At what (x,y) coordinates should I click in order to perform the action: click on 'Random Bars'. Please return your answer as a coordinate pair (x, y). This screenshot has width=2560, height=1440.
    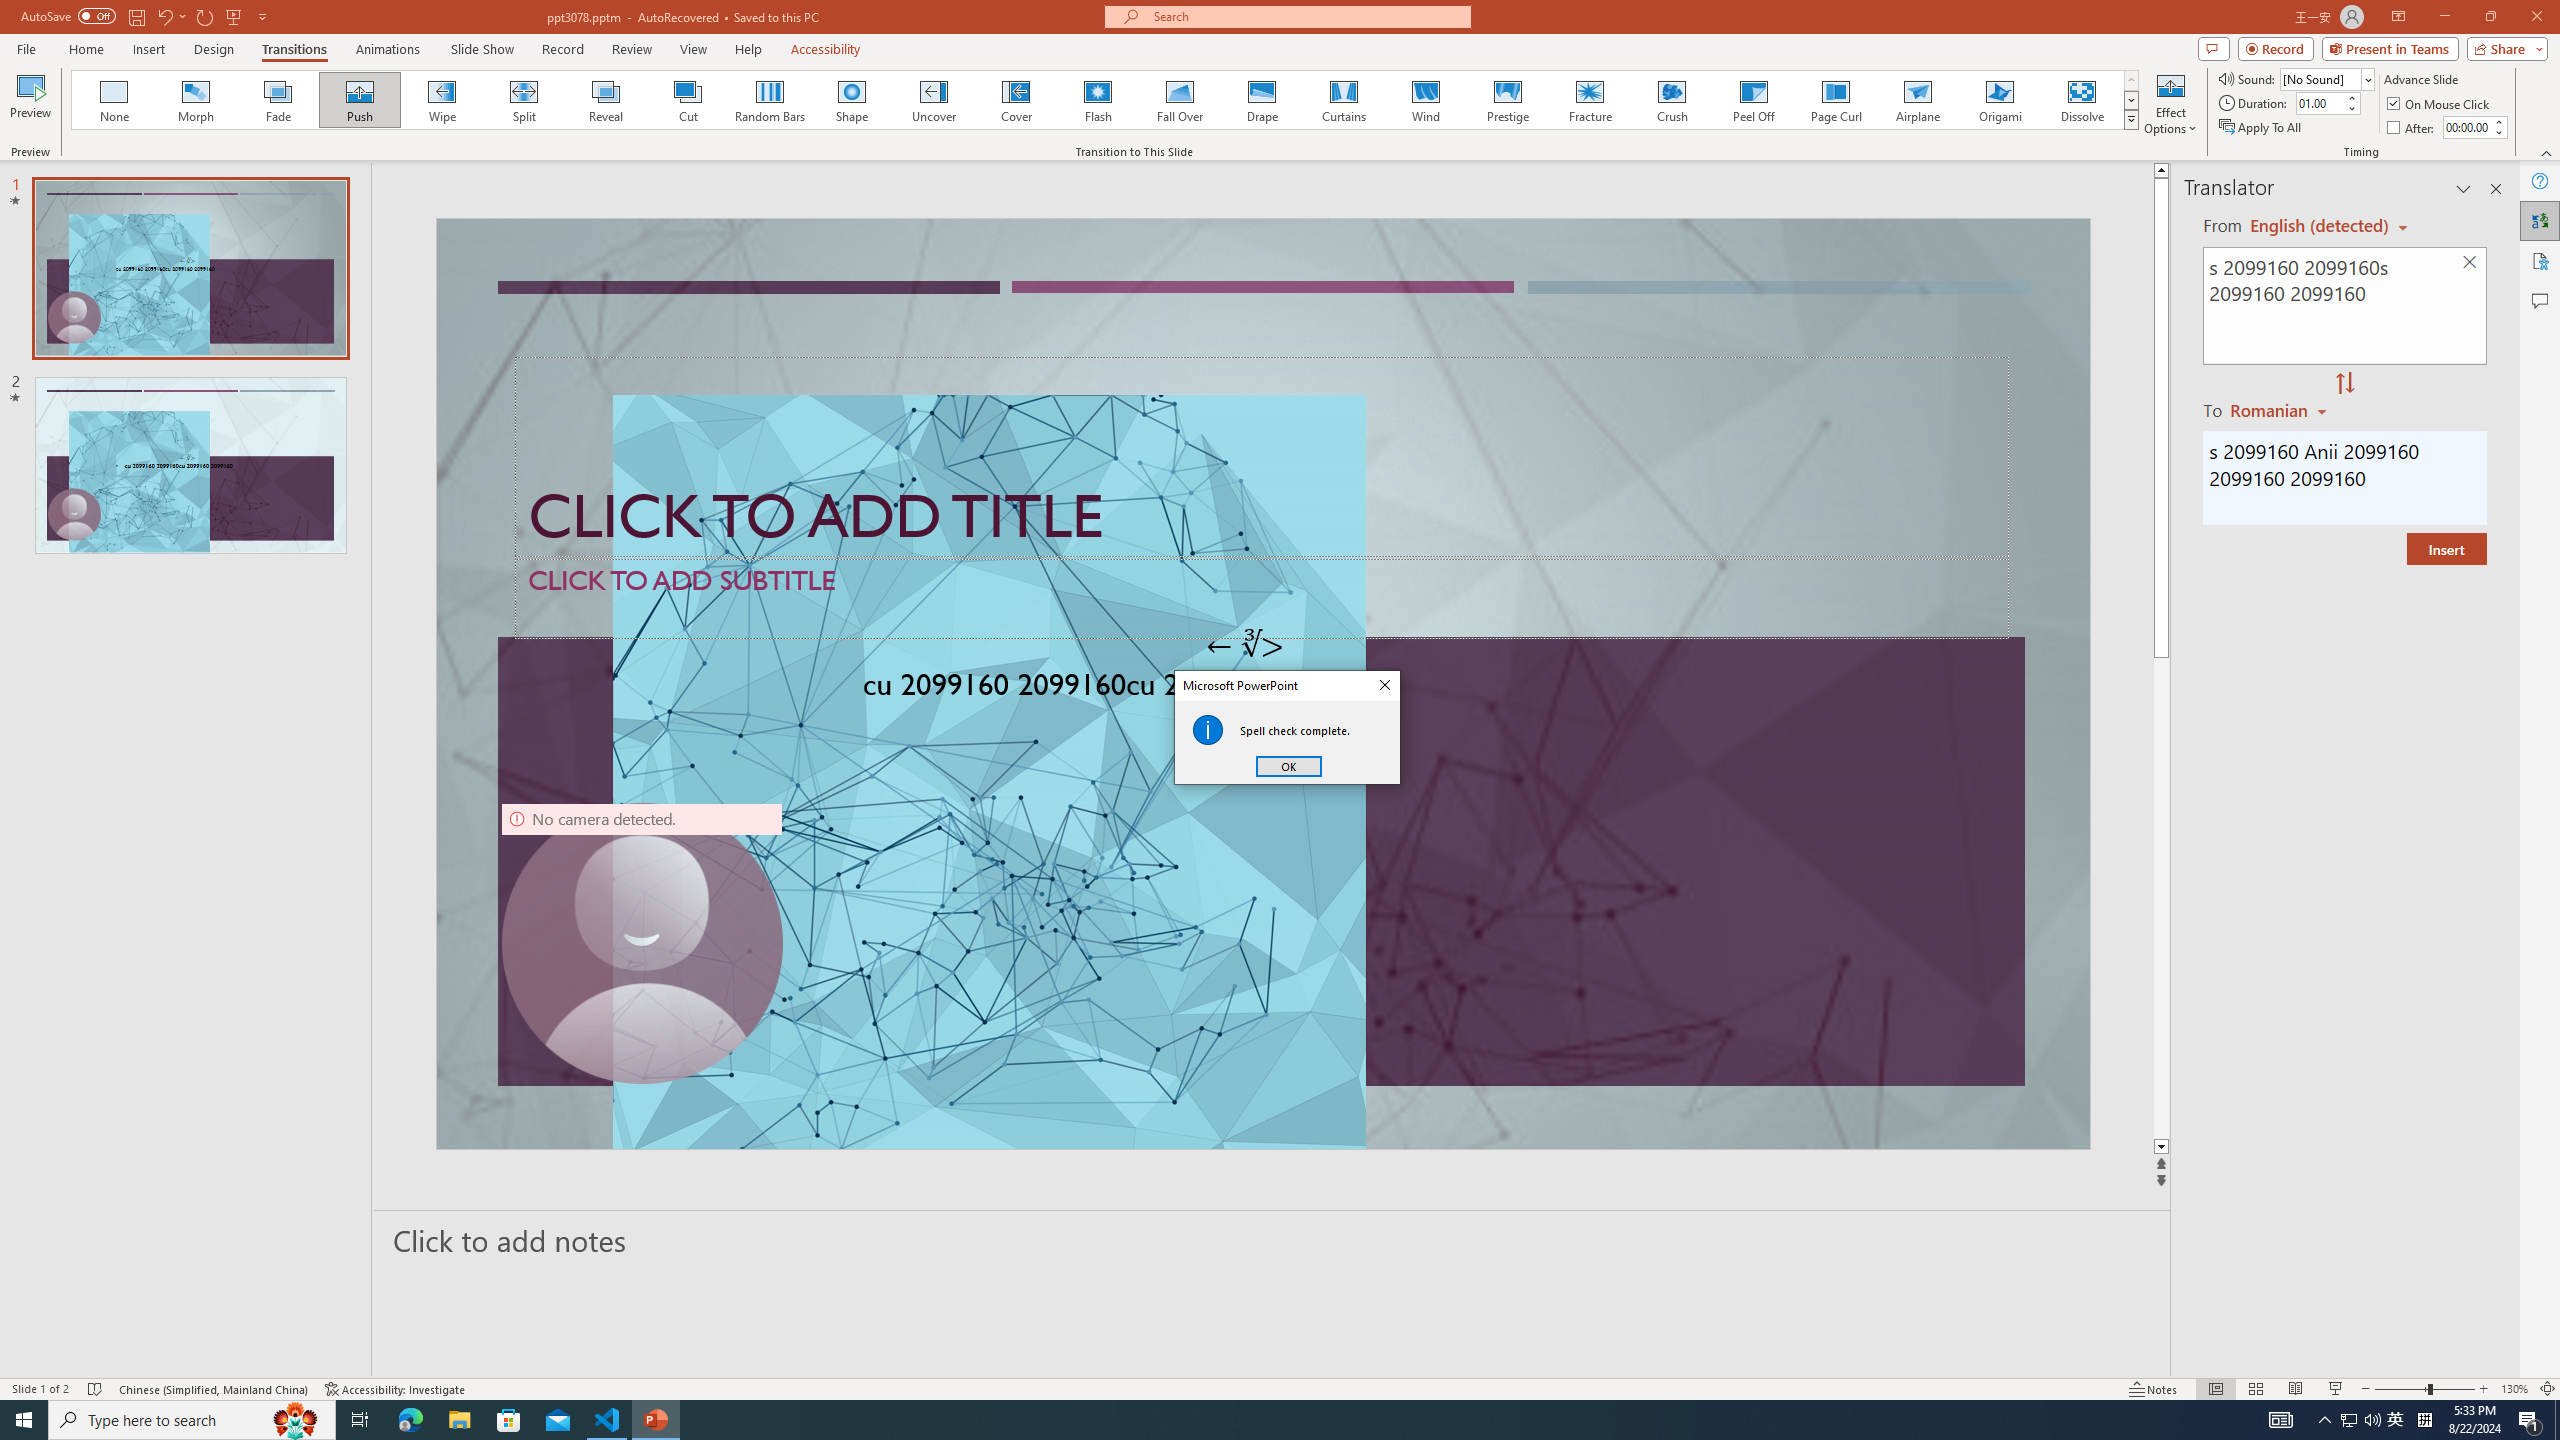
    Looking at the image, I should click on (770, 99).